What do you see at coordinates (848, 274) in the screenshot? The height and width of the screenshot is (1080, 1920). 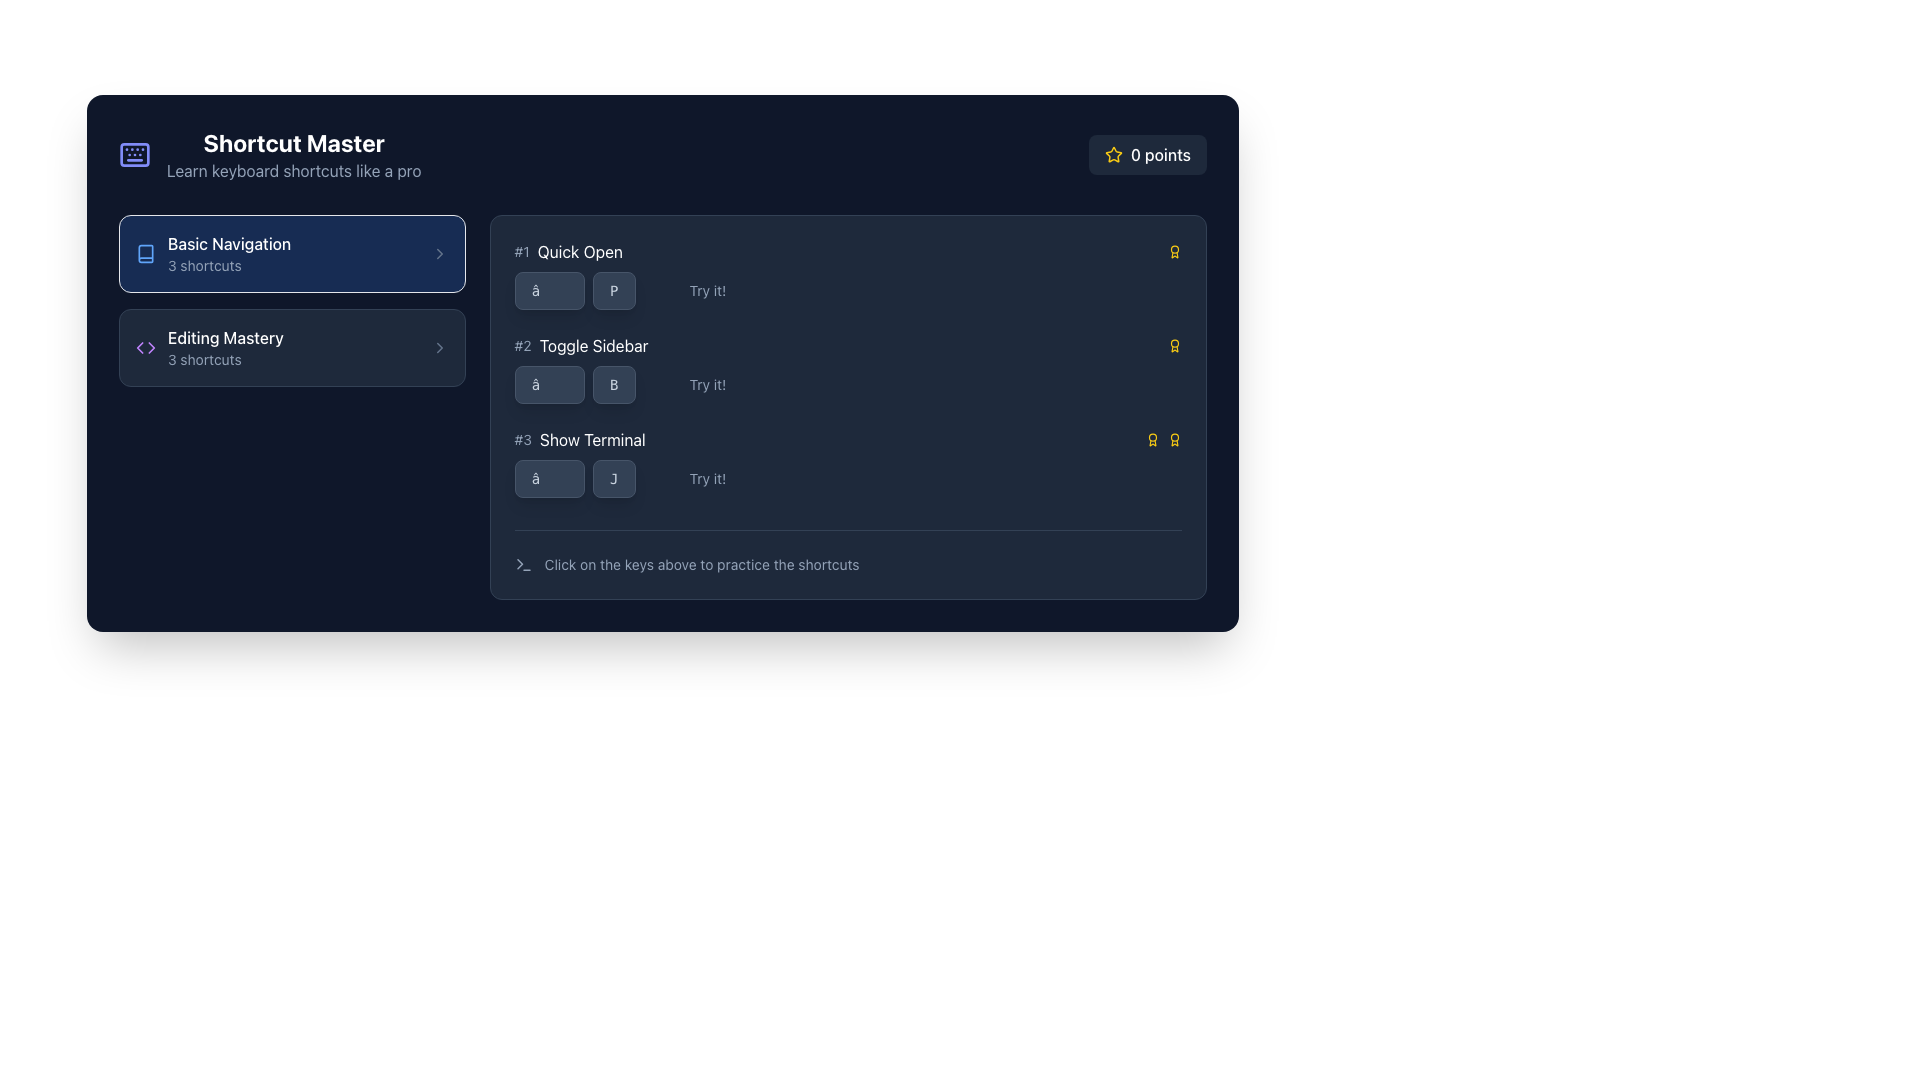 I see `the first list item in the 'Shortcut Master' section that introduces the keyboard shortcut for the 'Quick Open' command` at bounding box center [848, 274].